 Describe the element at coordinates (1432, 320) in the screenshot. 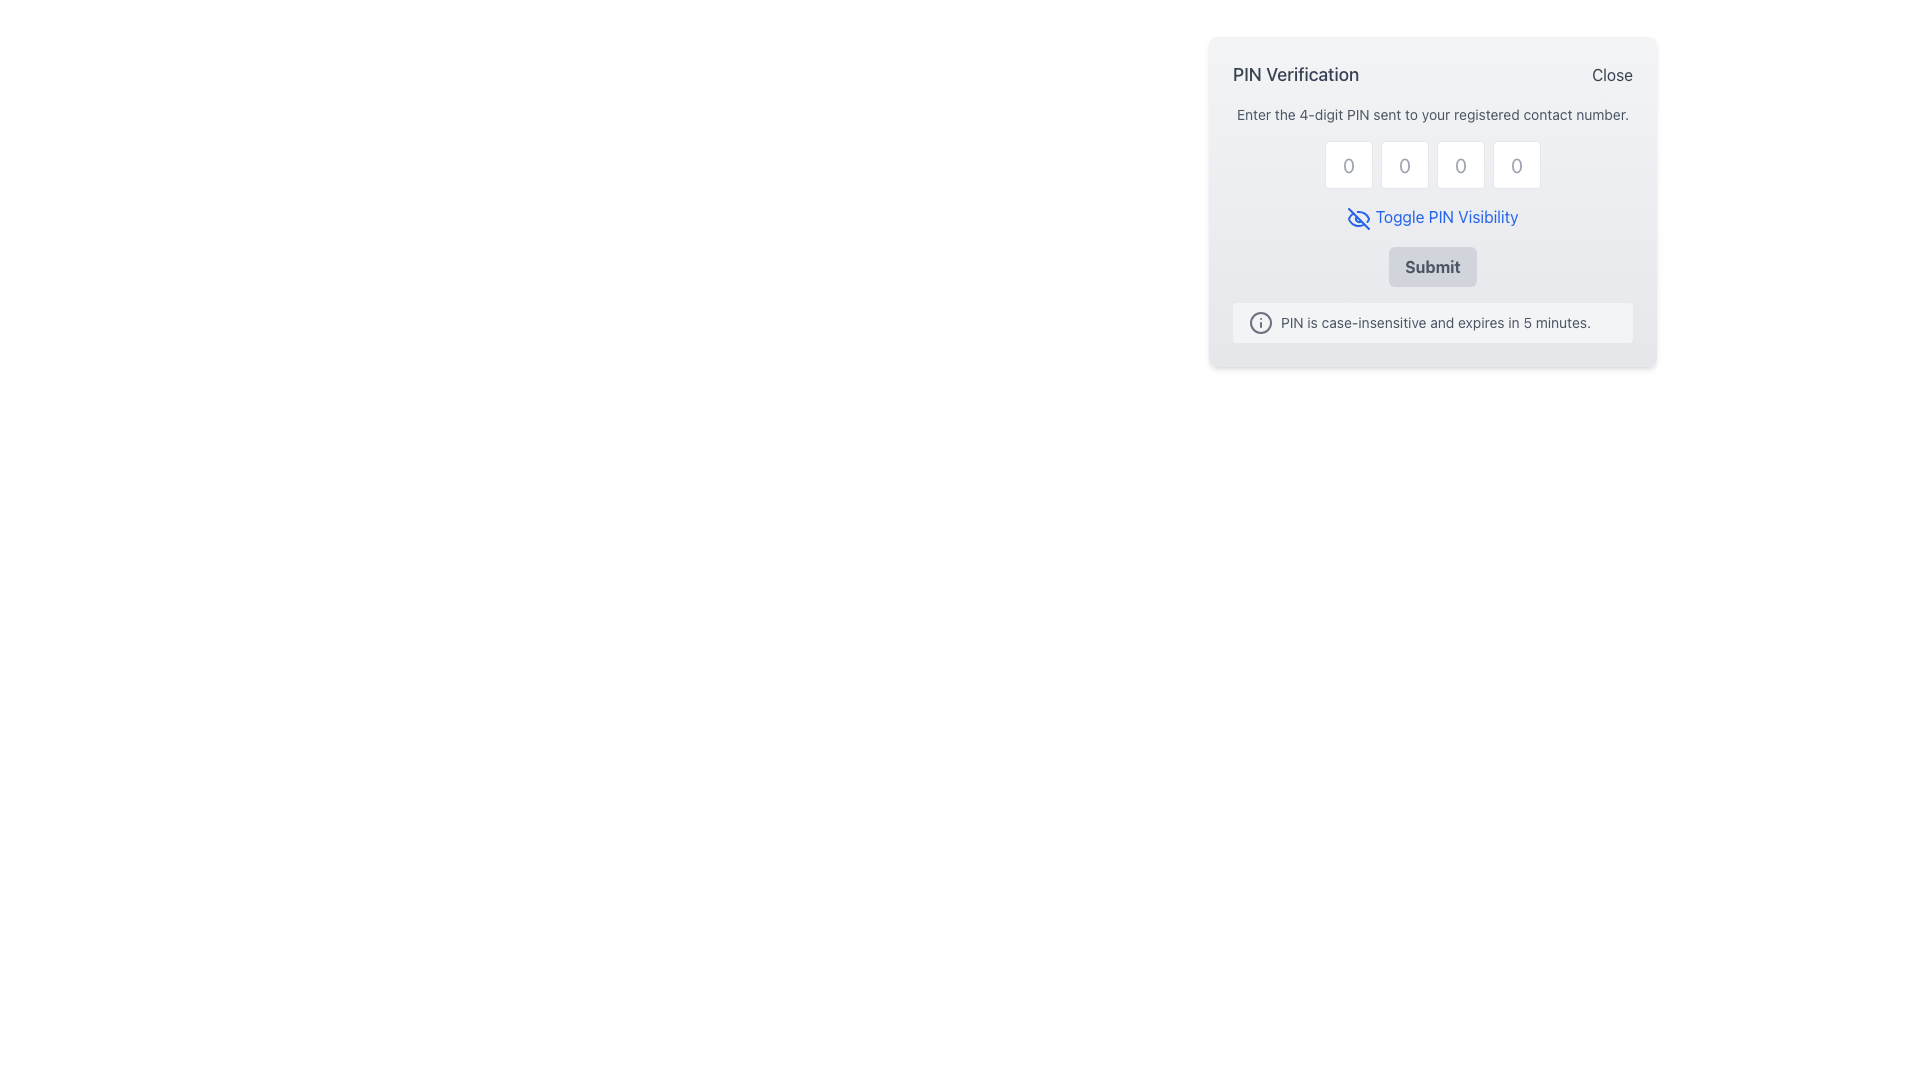

I see `the informational banner located beneath the 'Submit' button in the 'PIN Verification' dialog box, which provides details about PIN case insensitivity and expiration time` at that location.